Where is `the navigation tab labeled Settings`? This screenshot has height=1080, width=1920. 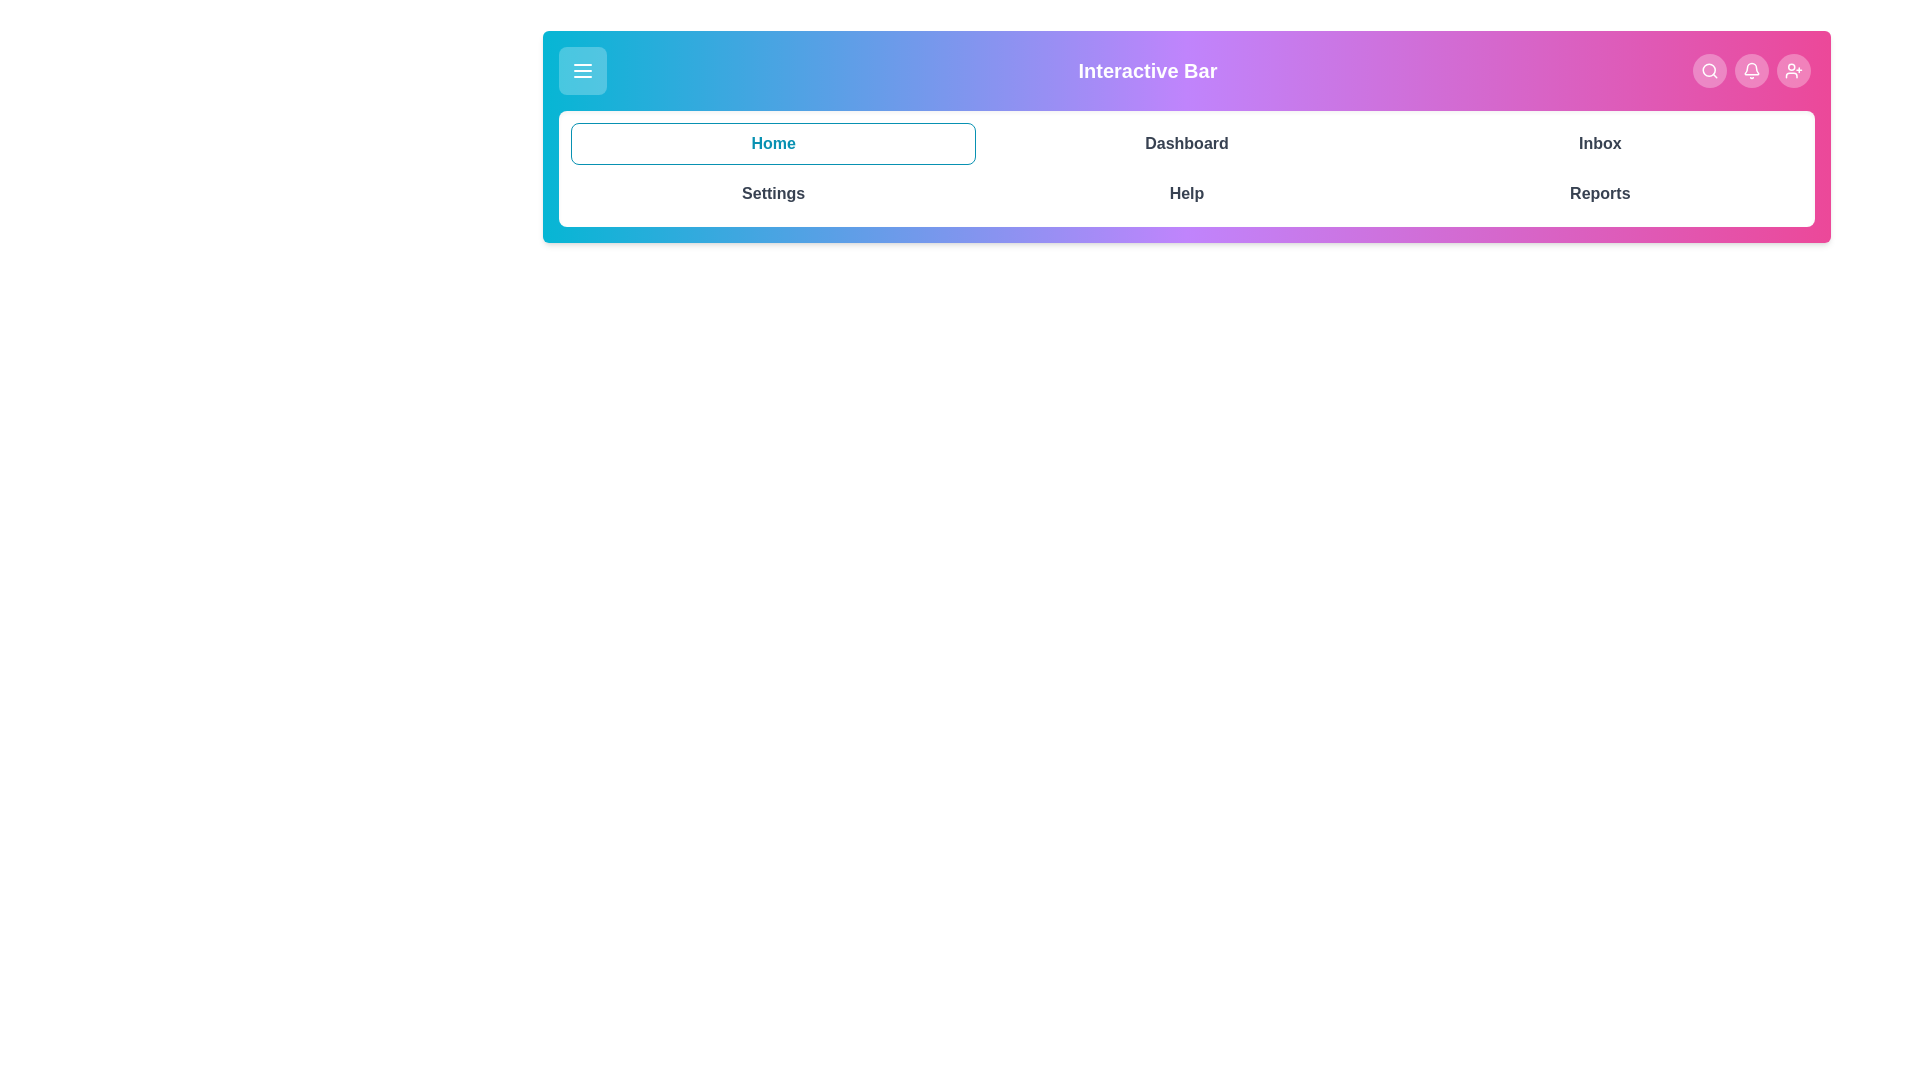
the navigation tab labeled Settings is located at coordinates (772, 193).